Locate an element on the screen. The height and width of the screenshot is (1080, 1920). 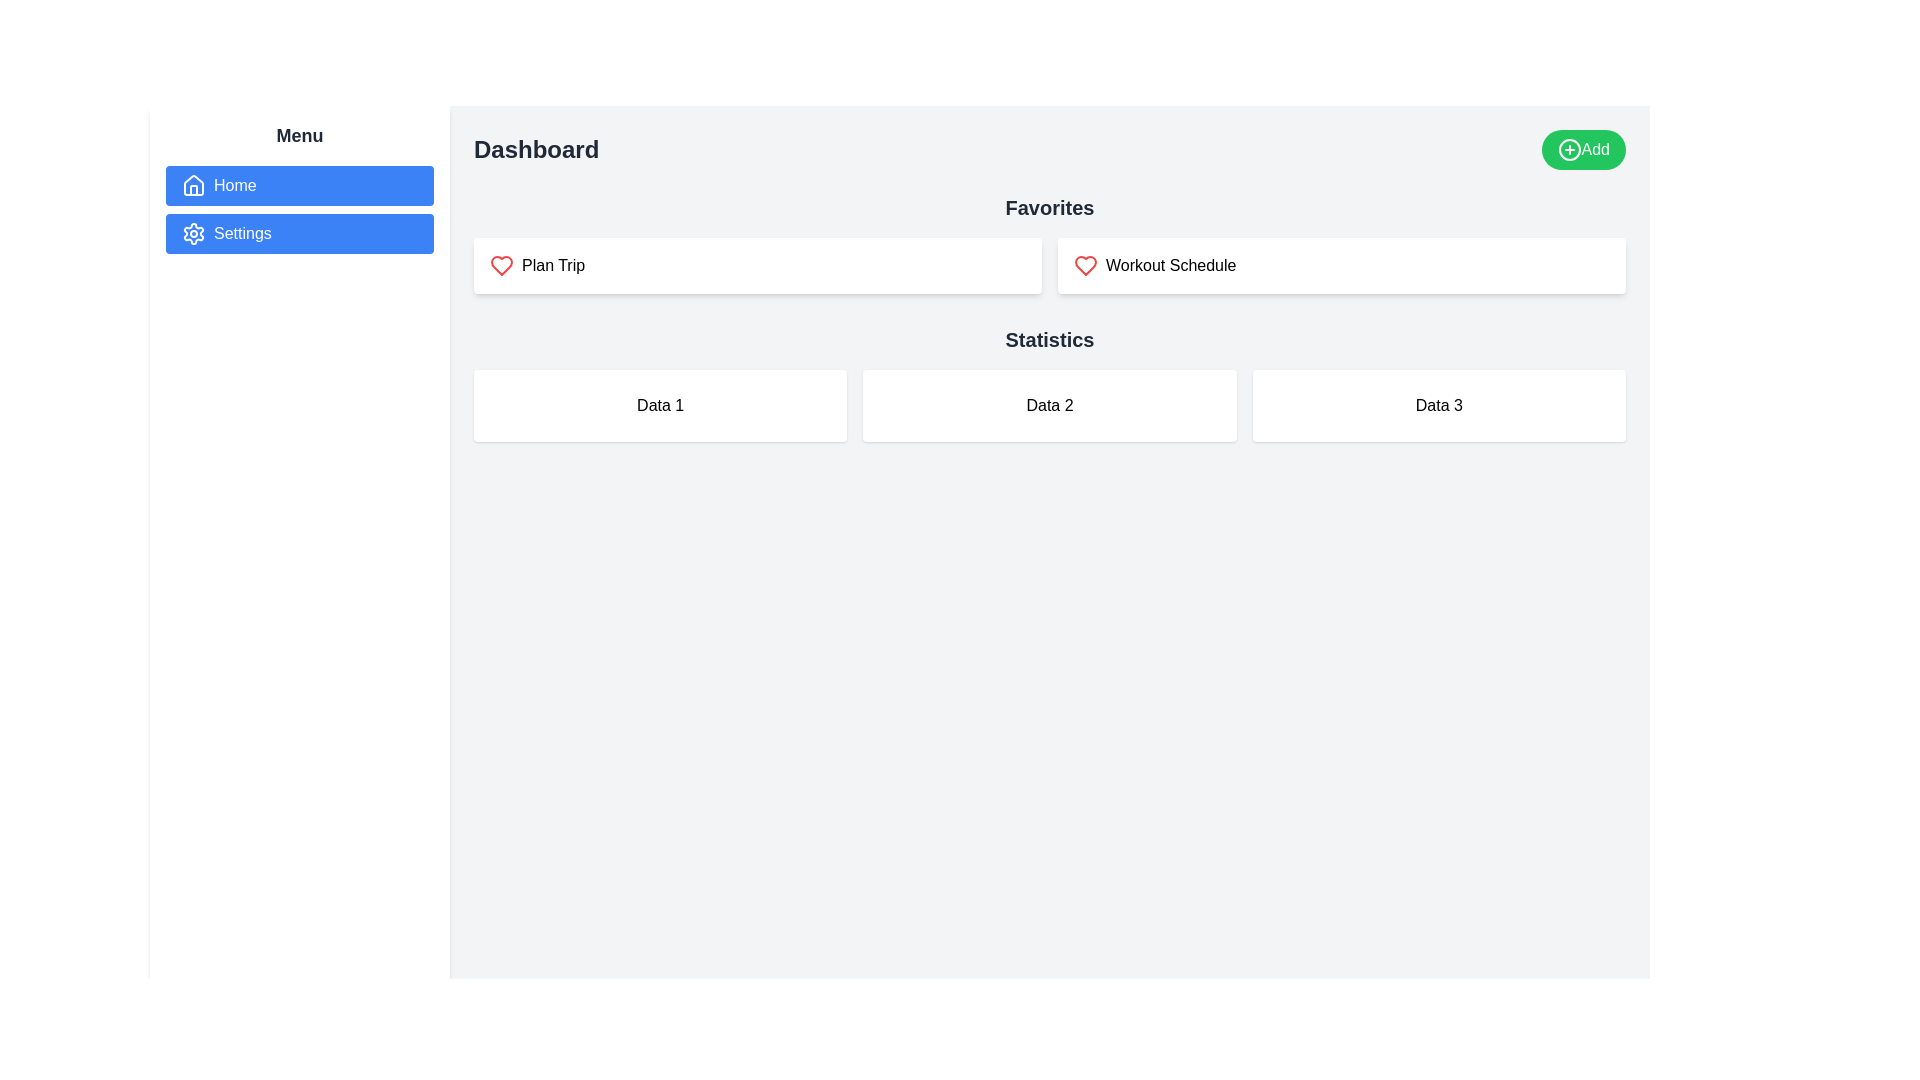
the navigational button located on the left side of the interface, which is the first item in the vertical menu list is located at coordinates (298, 185).